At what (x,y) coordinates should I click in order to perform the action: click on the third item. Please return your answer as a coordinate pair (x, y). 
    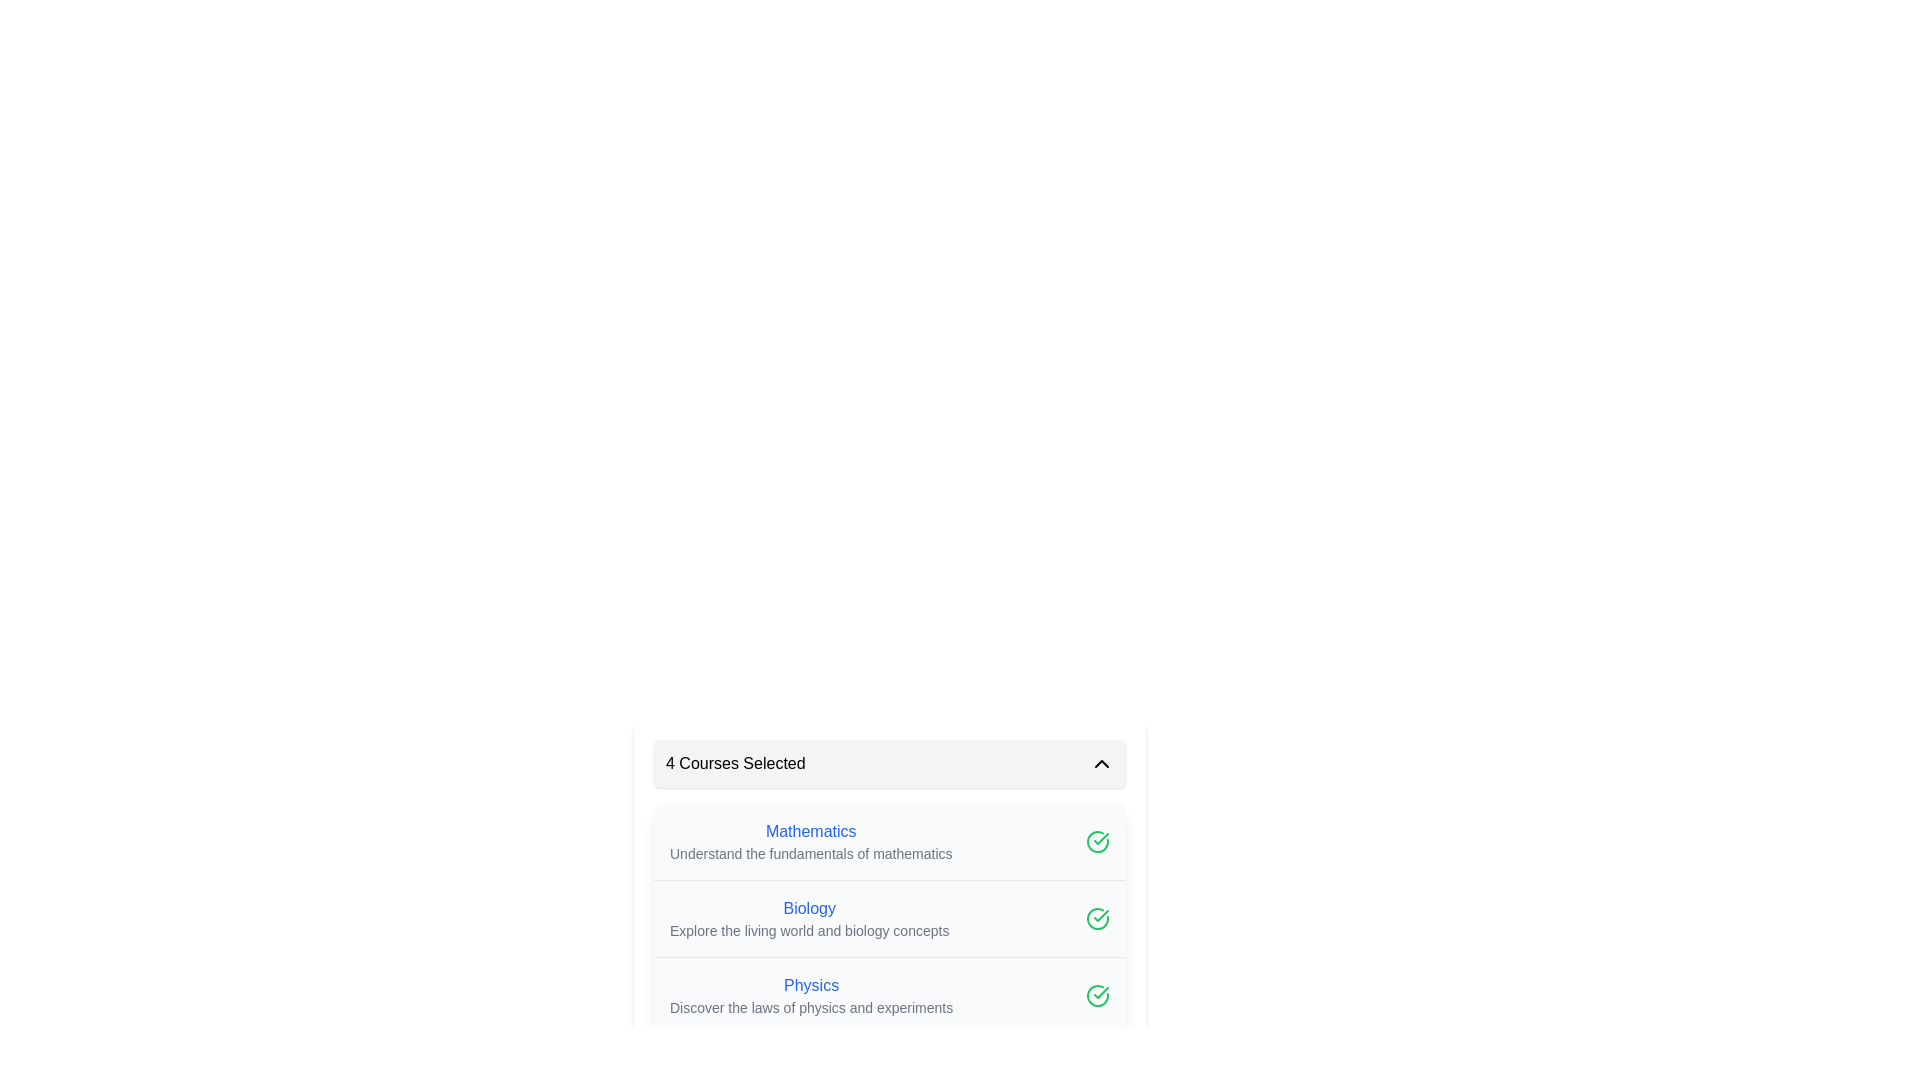
    Looking at the image, I should click on (888, 995).